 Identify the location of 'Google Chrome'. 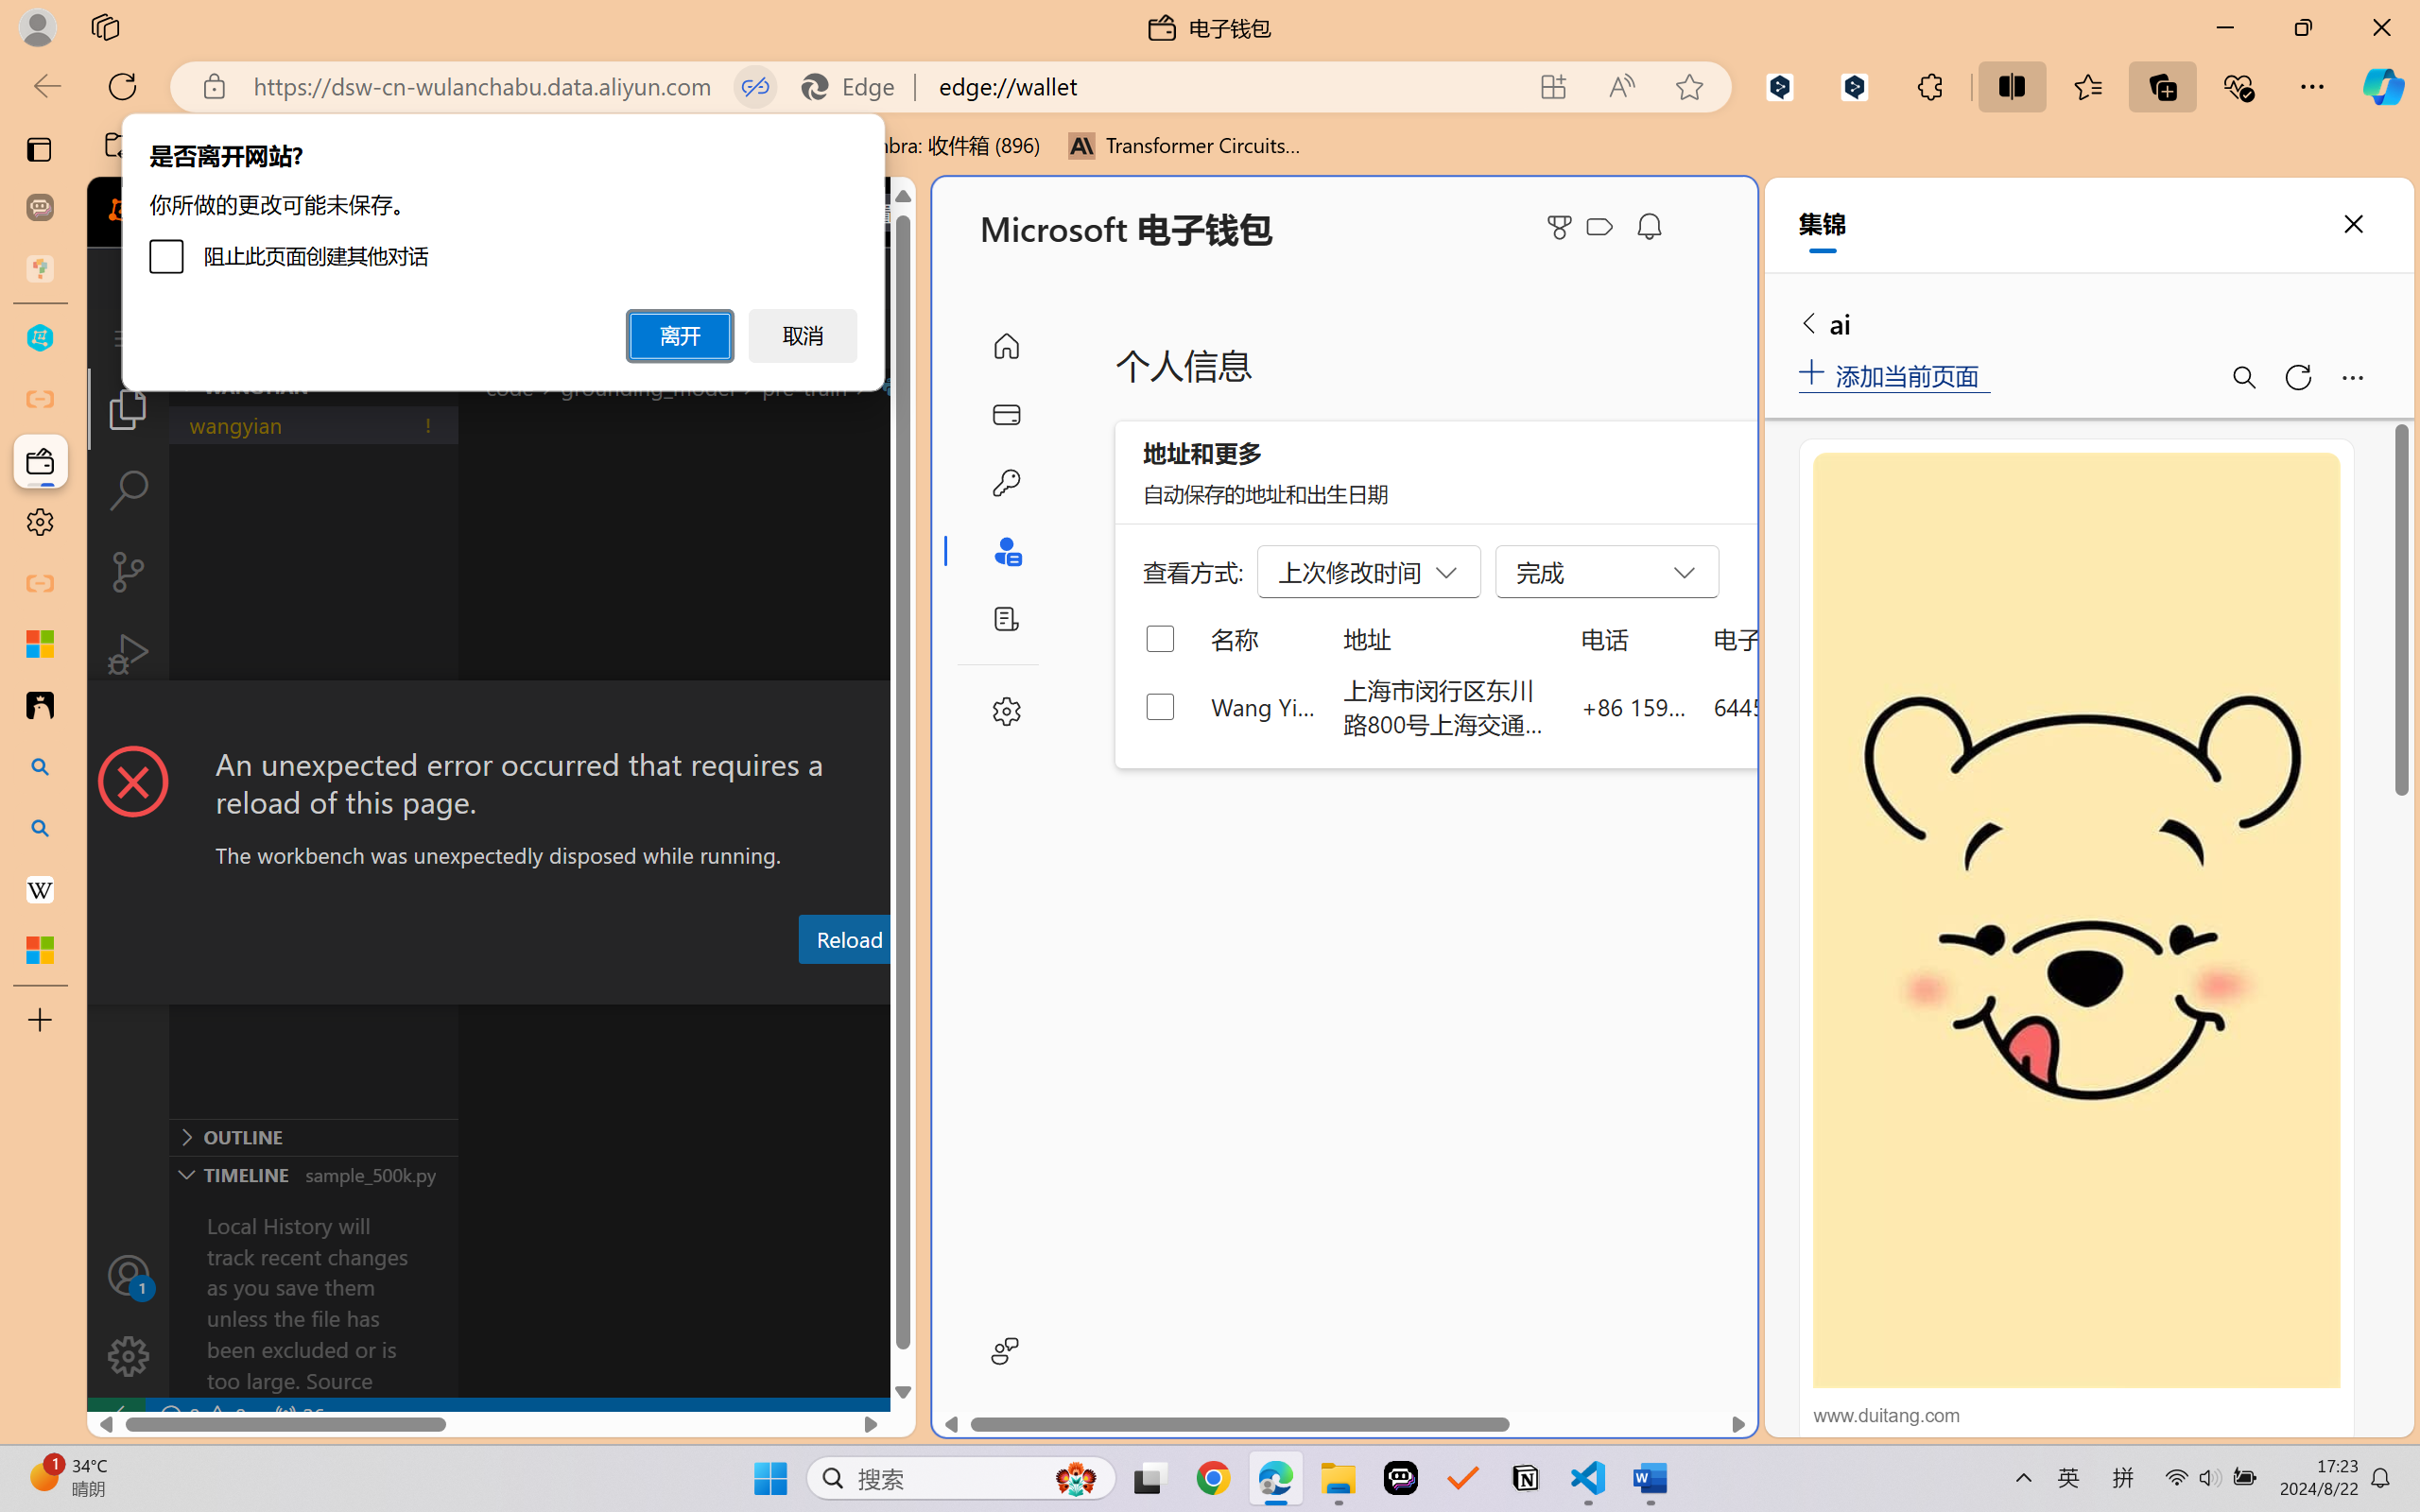
(1213, 1478).